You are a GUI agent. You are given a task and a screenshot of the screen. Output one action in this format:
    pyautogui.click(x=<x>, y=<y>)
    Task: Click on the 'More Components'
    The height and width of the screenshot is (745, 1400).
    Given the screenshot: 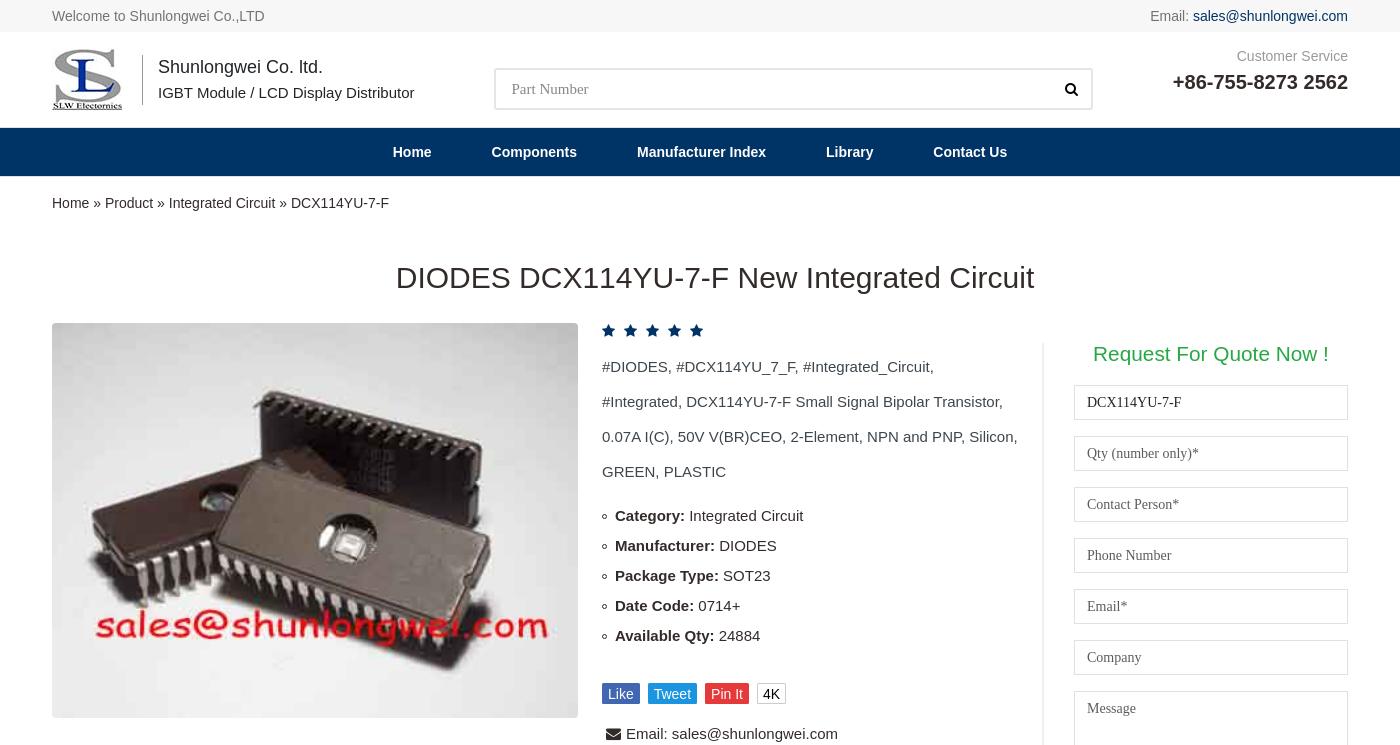 What is the action you would take?
    pyautogui.click(x=139, y=361)
    